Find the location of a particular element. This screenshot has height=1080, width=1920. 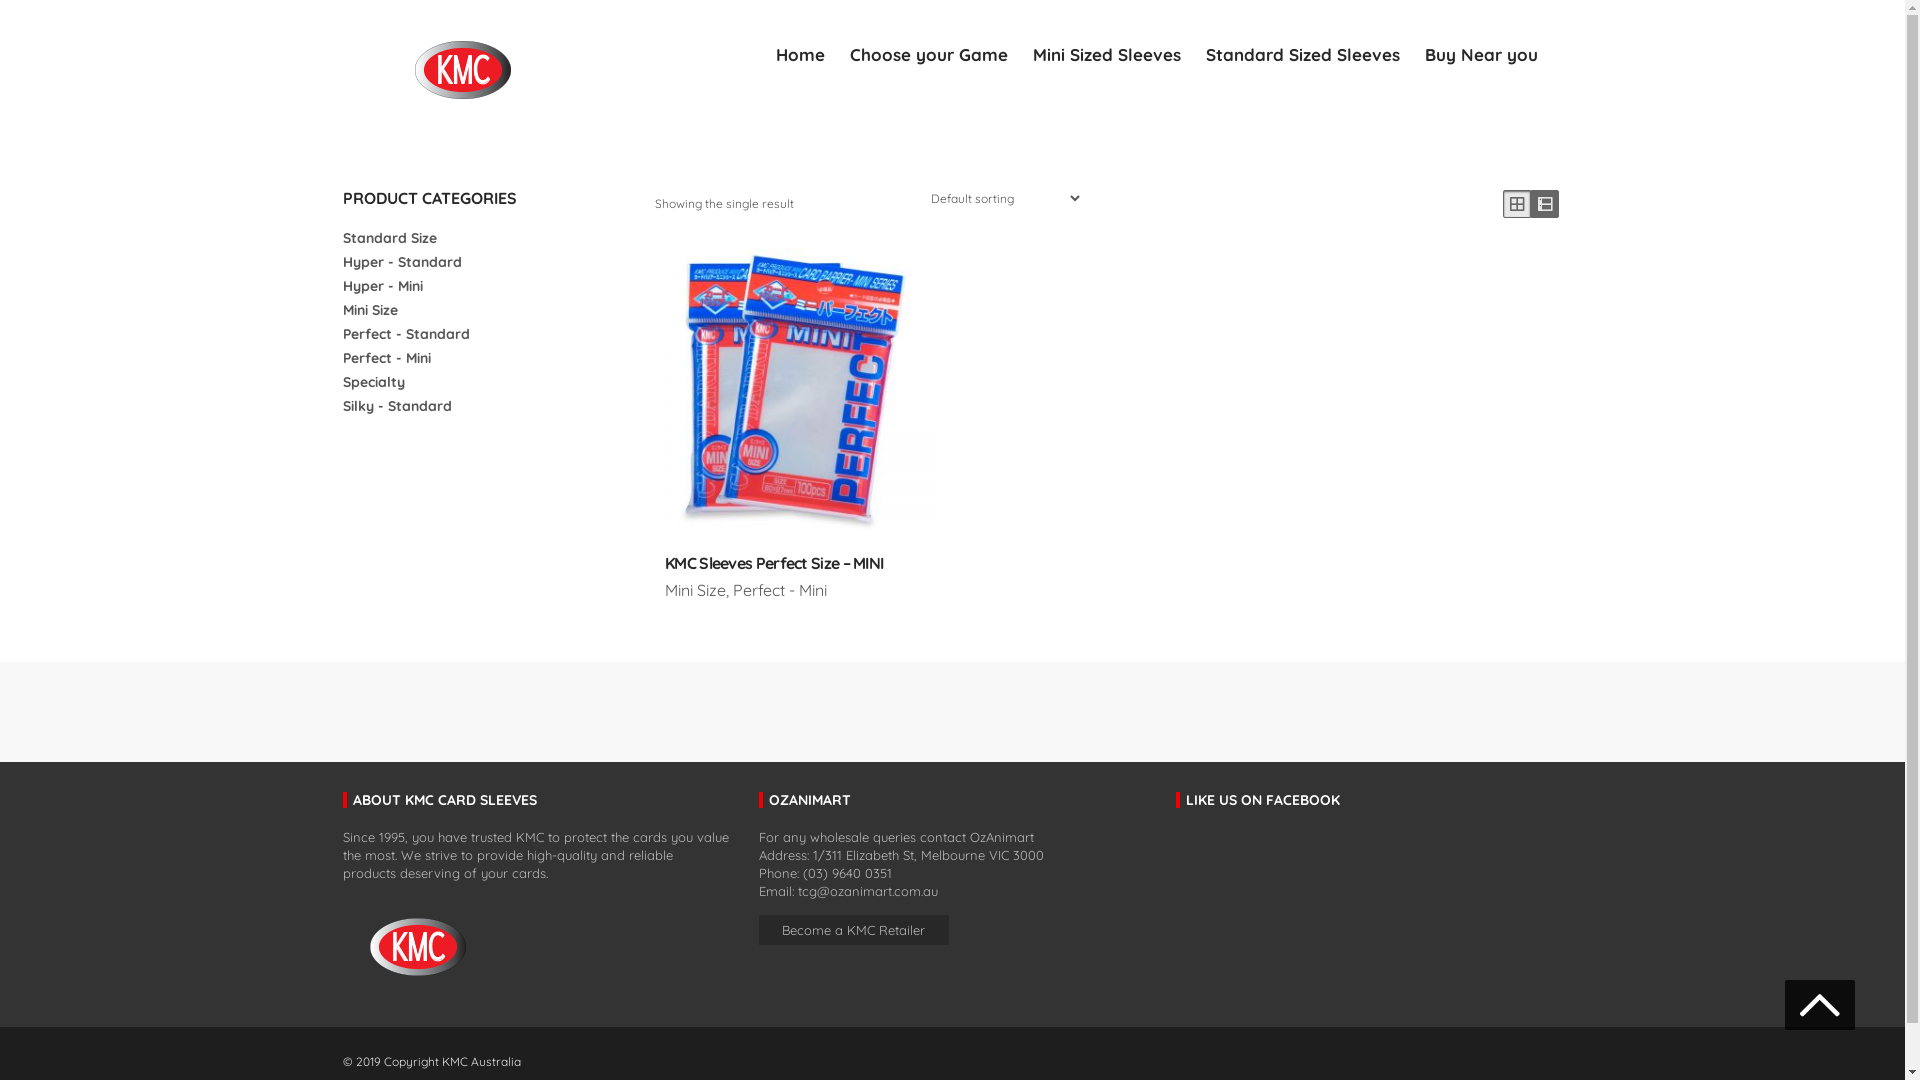

'Standard Sized Sleeves' is located at coordinates (1302, 53).